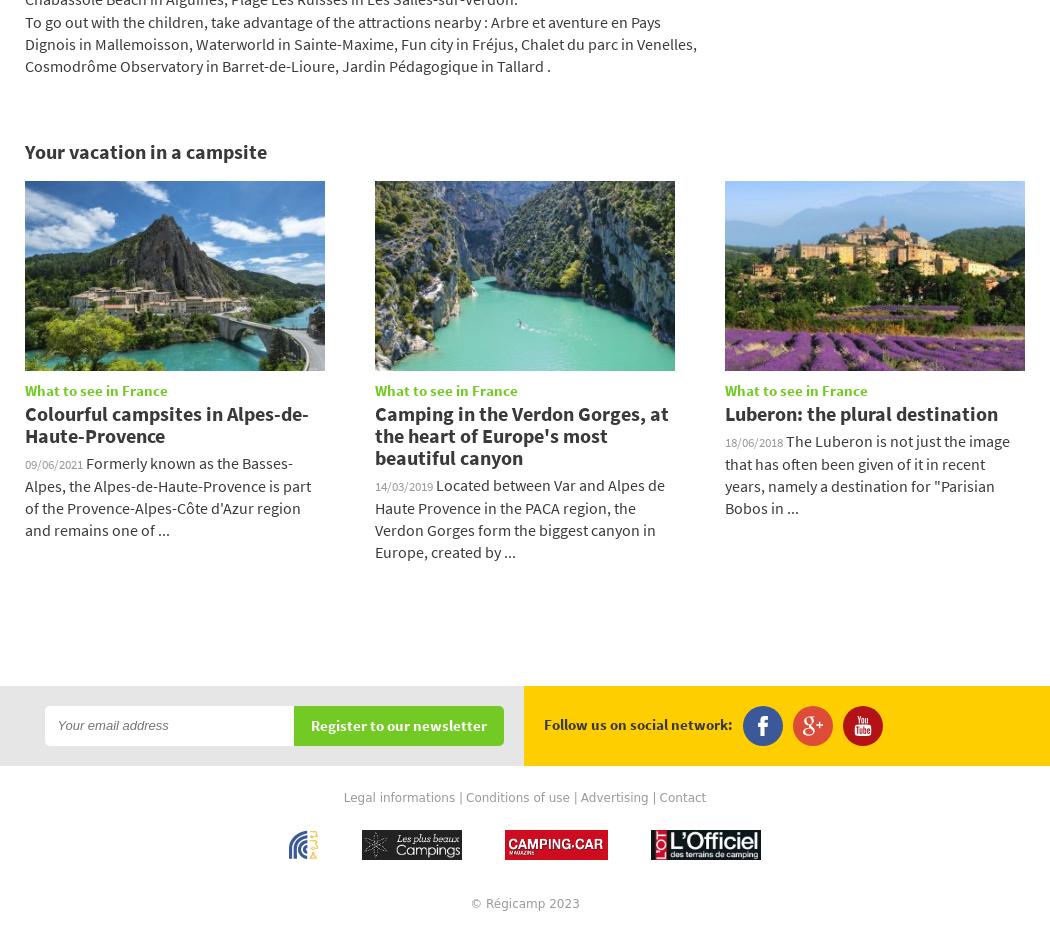  Describe the element at coordinates (399, 724) in the screenshot. I see `'Register to our newsletter'` at that location.